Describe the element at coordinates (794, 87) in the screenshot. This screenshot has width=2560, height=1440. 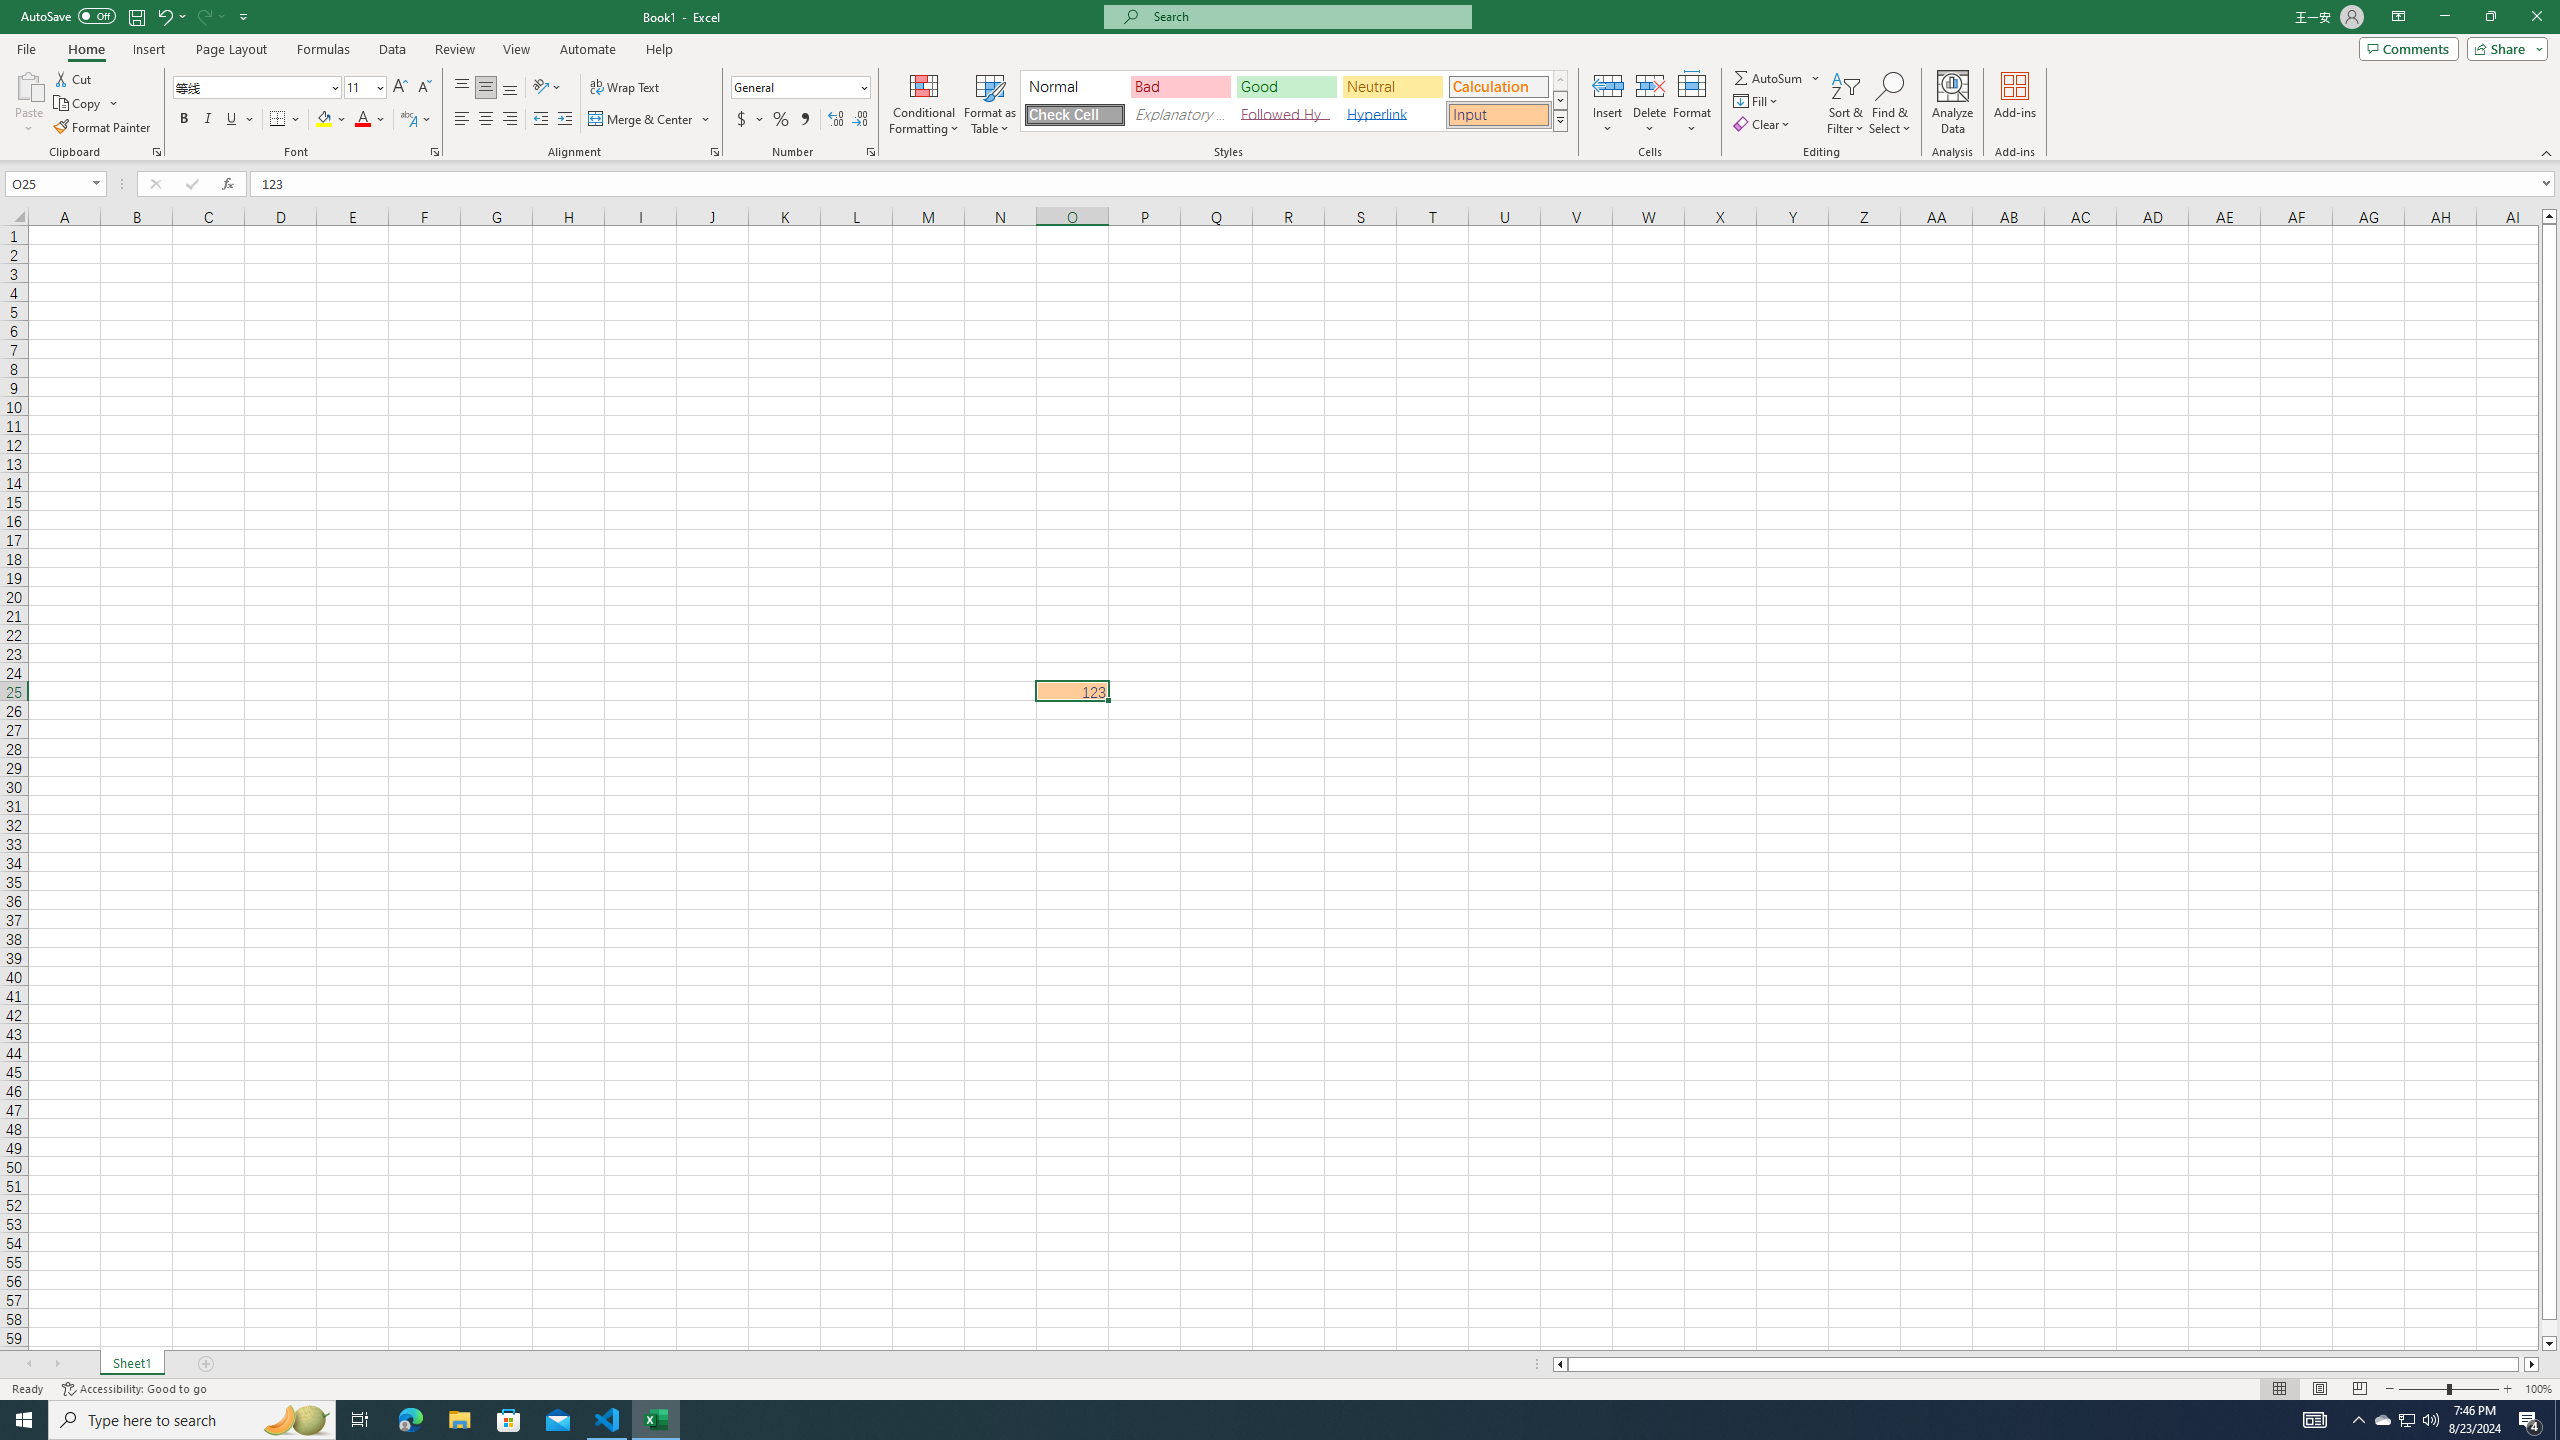
I see `'Number Format'` at that location.